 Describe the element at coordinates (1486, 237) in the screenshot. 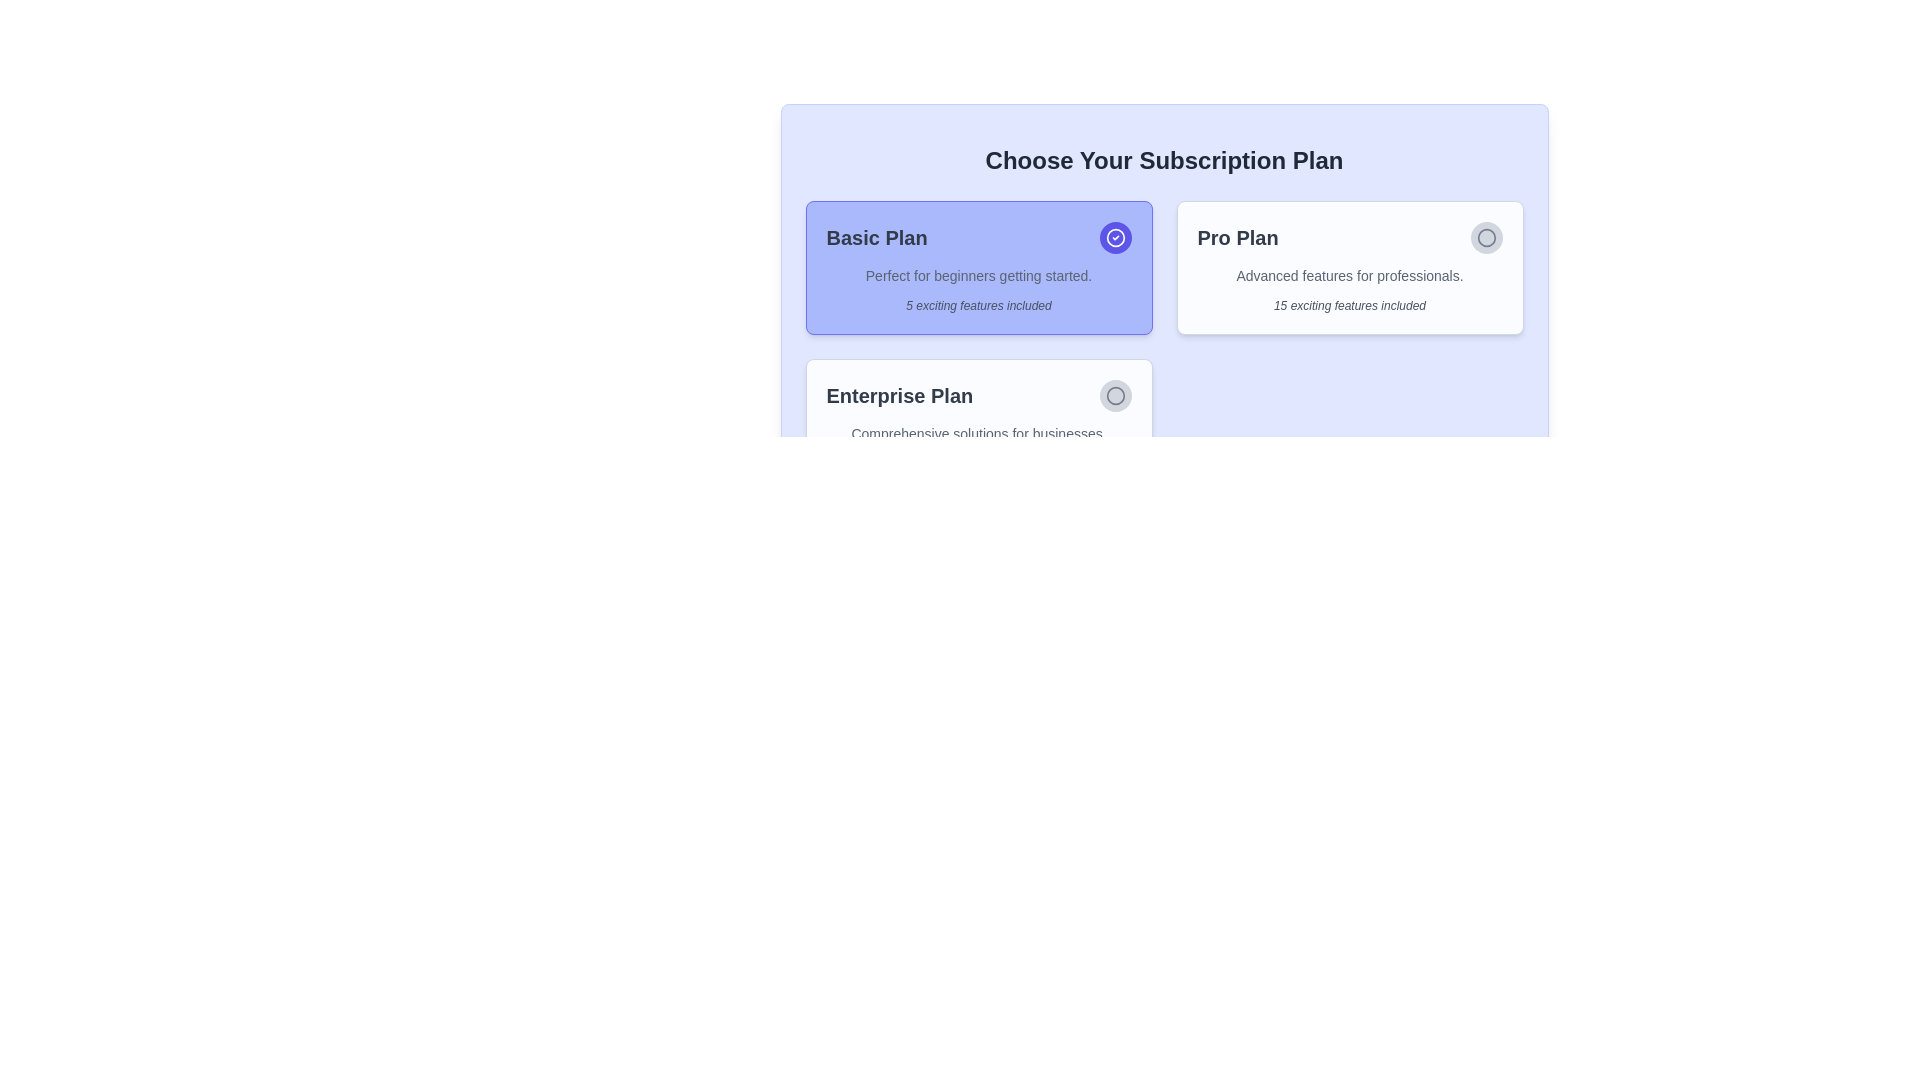

I see `the circular graphical component in the 'Pro Plan' section of the subscription plan selections, located at the top-right corner of the 'Pro Plan' card` at that location.